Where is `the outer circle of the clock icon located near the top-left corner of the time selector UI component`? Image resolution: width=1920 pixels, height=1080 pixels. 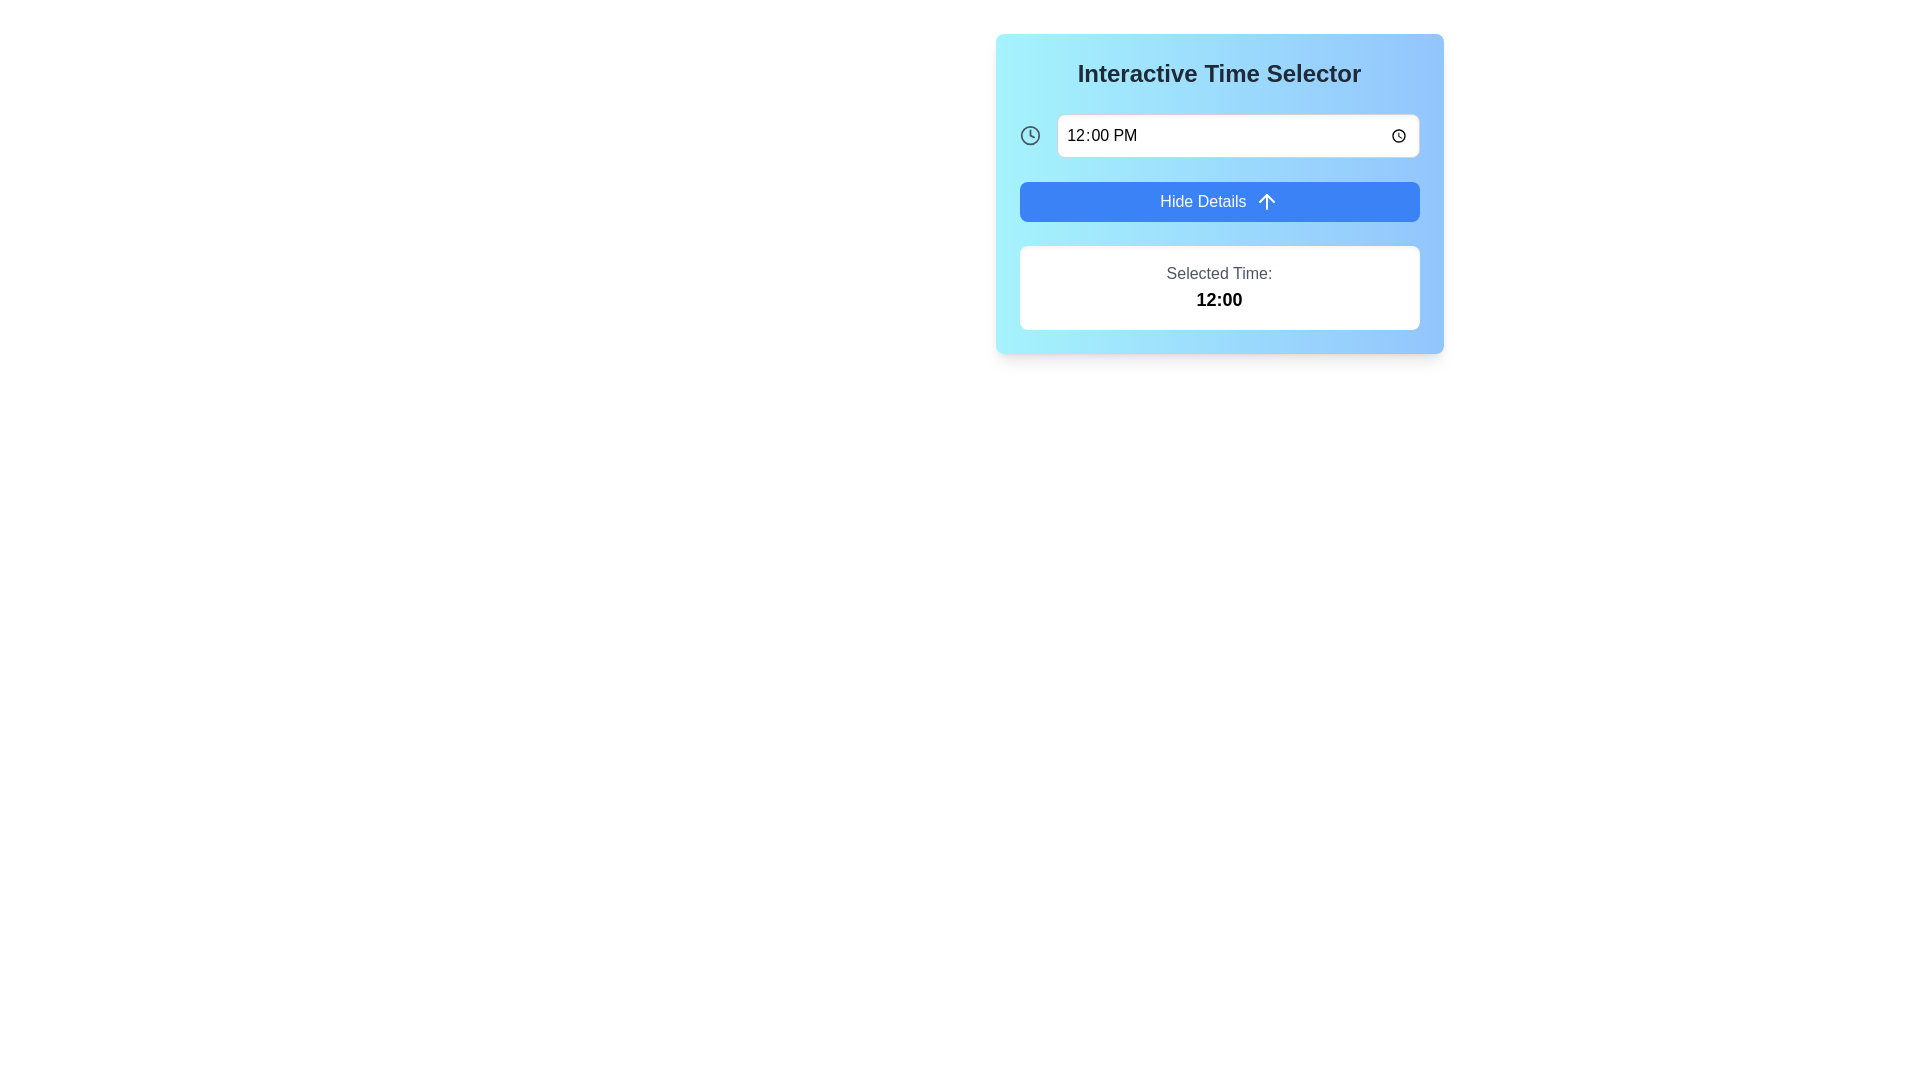 the outer circle of the clock icon located near the top-left corner of the time selector UI component is located at coordinates (1030, 135).